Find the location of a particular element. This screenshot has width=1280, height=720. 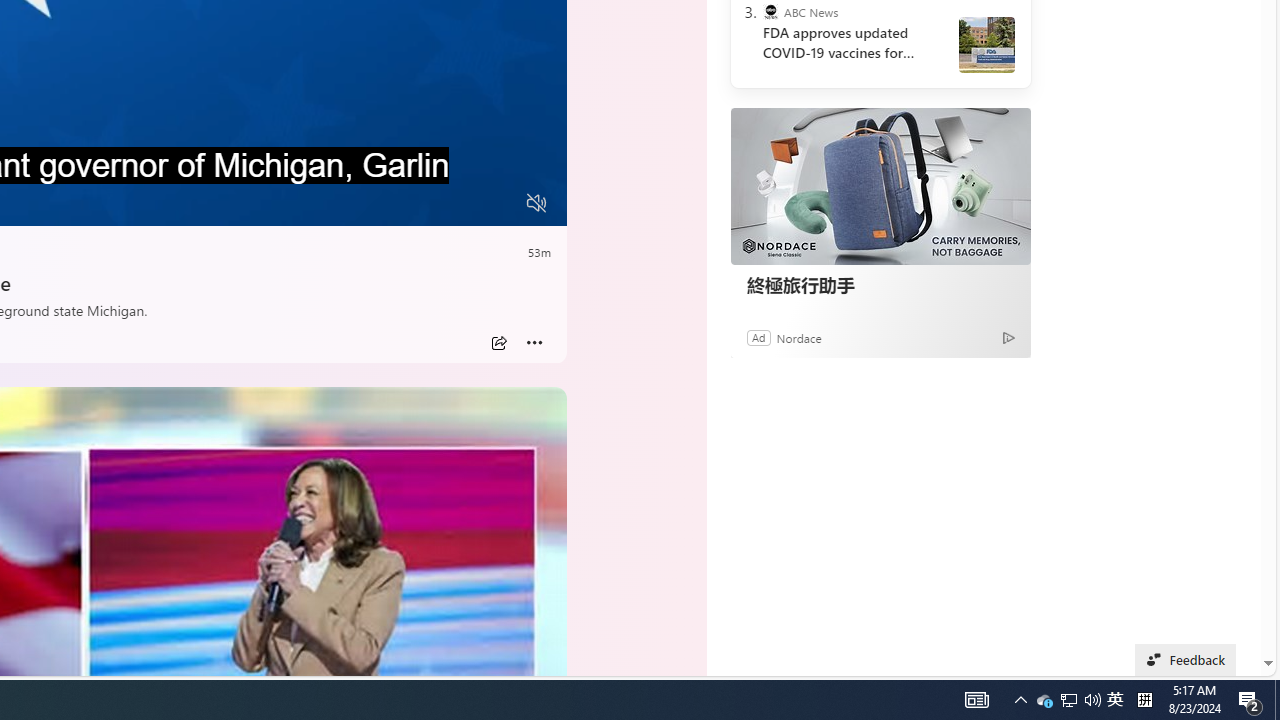

'ABC News' is located at coordinates (769, 12).